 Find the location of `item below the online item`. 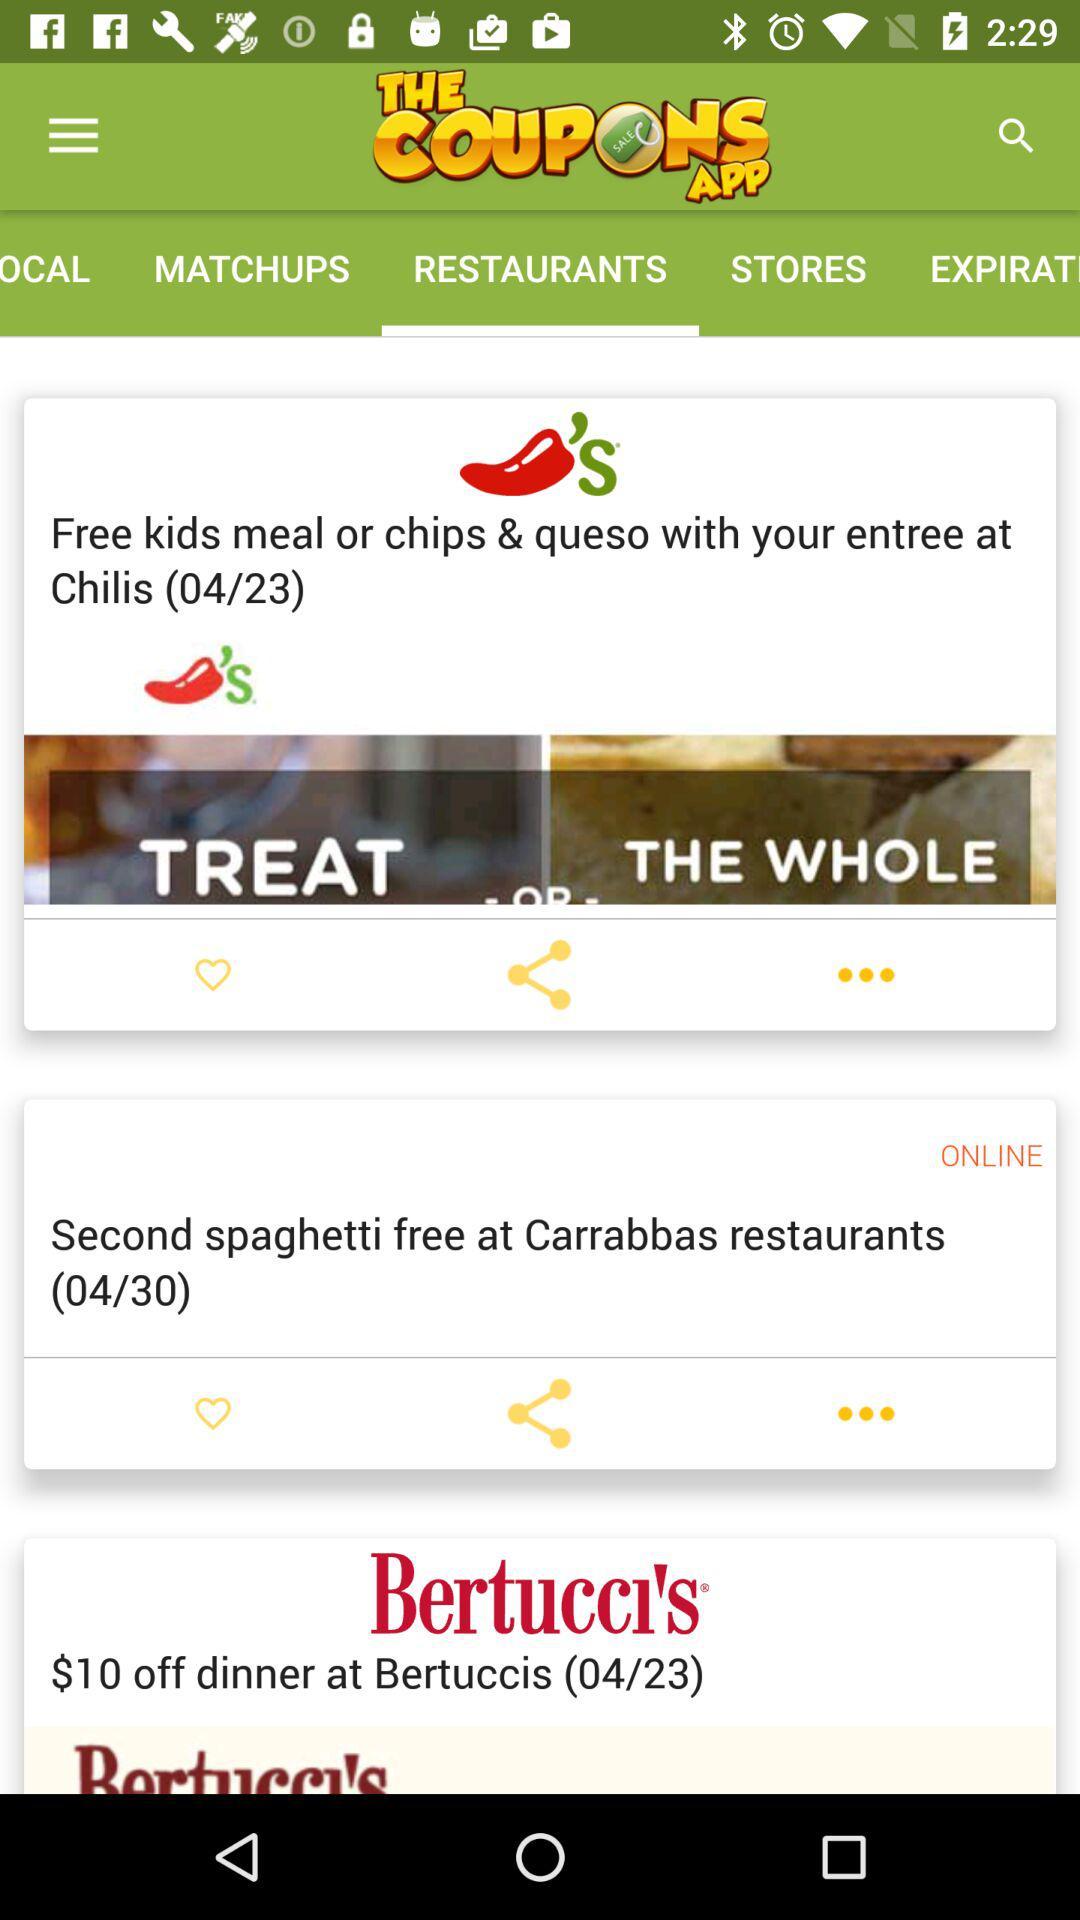

item below the online item is located at coordinates (540, 1259).